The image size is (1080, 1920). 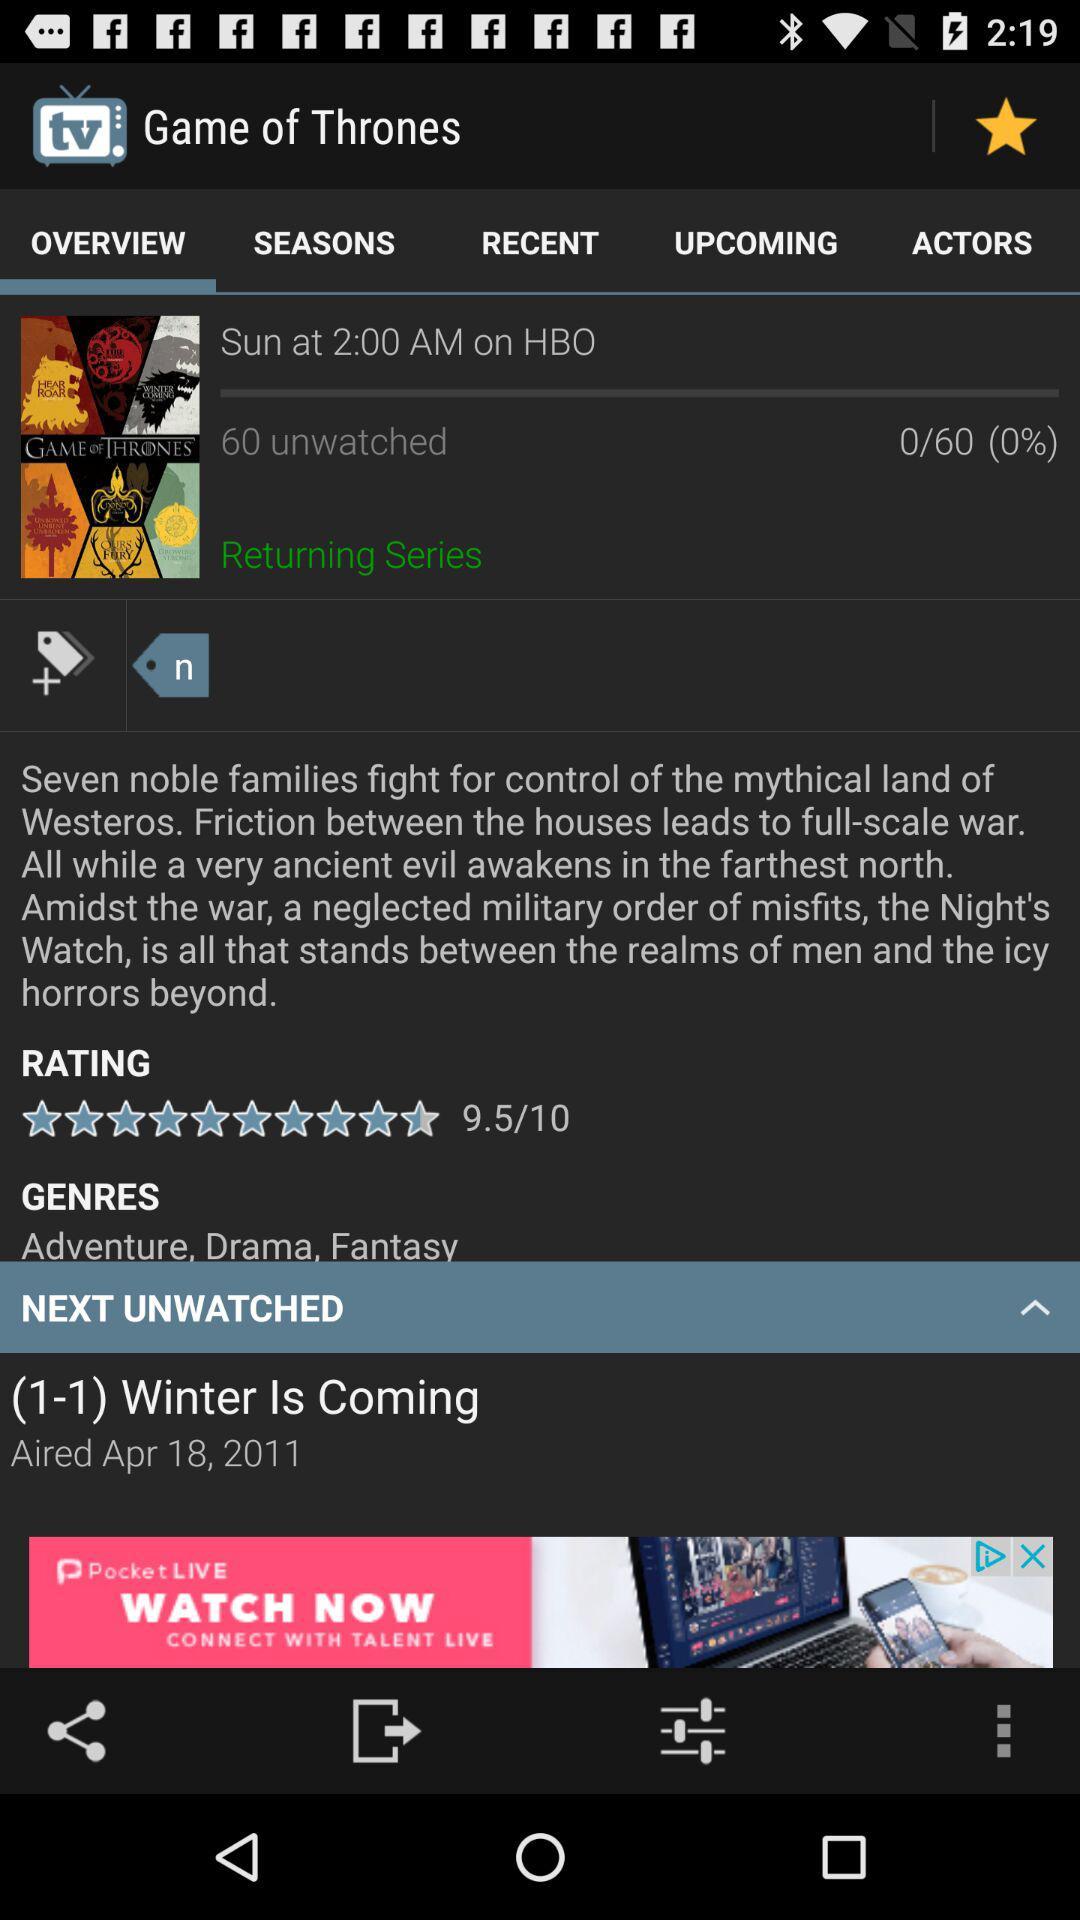 What do you see at coordinates (61, 709) in the screenshot?
I see `the label icon` at bounding box center [61, 709].